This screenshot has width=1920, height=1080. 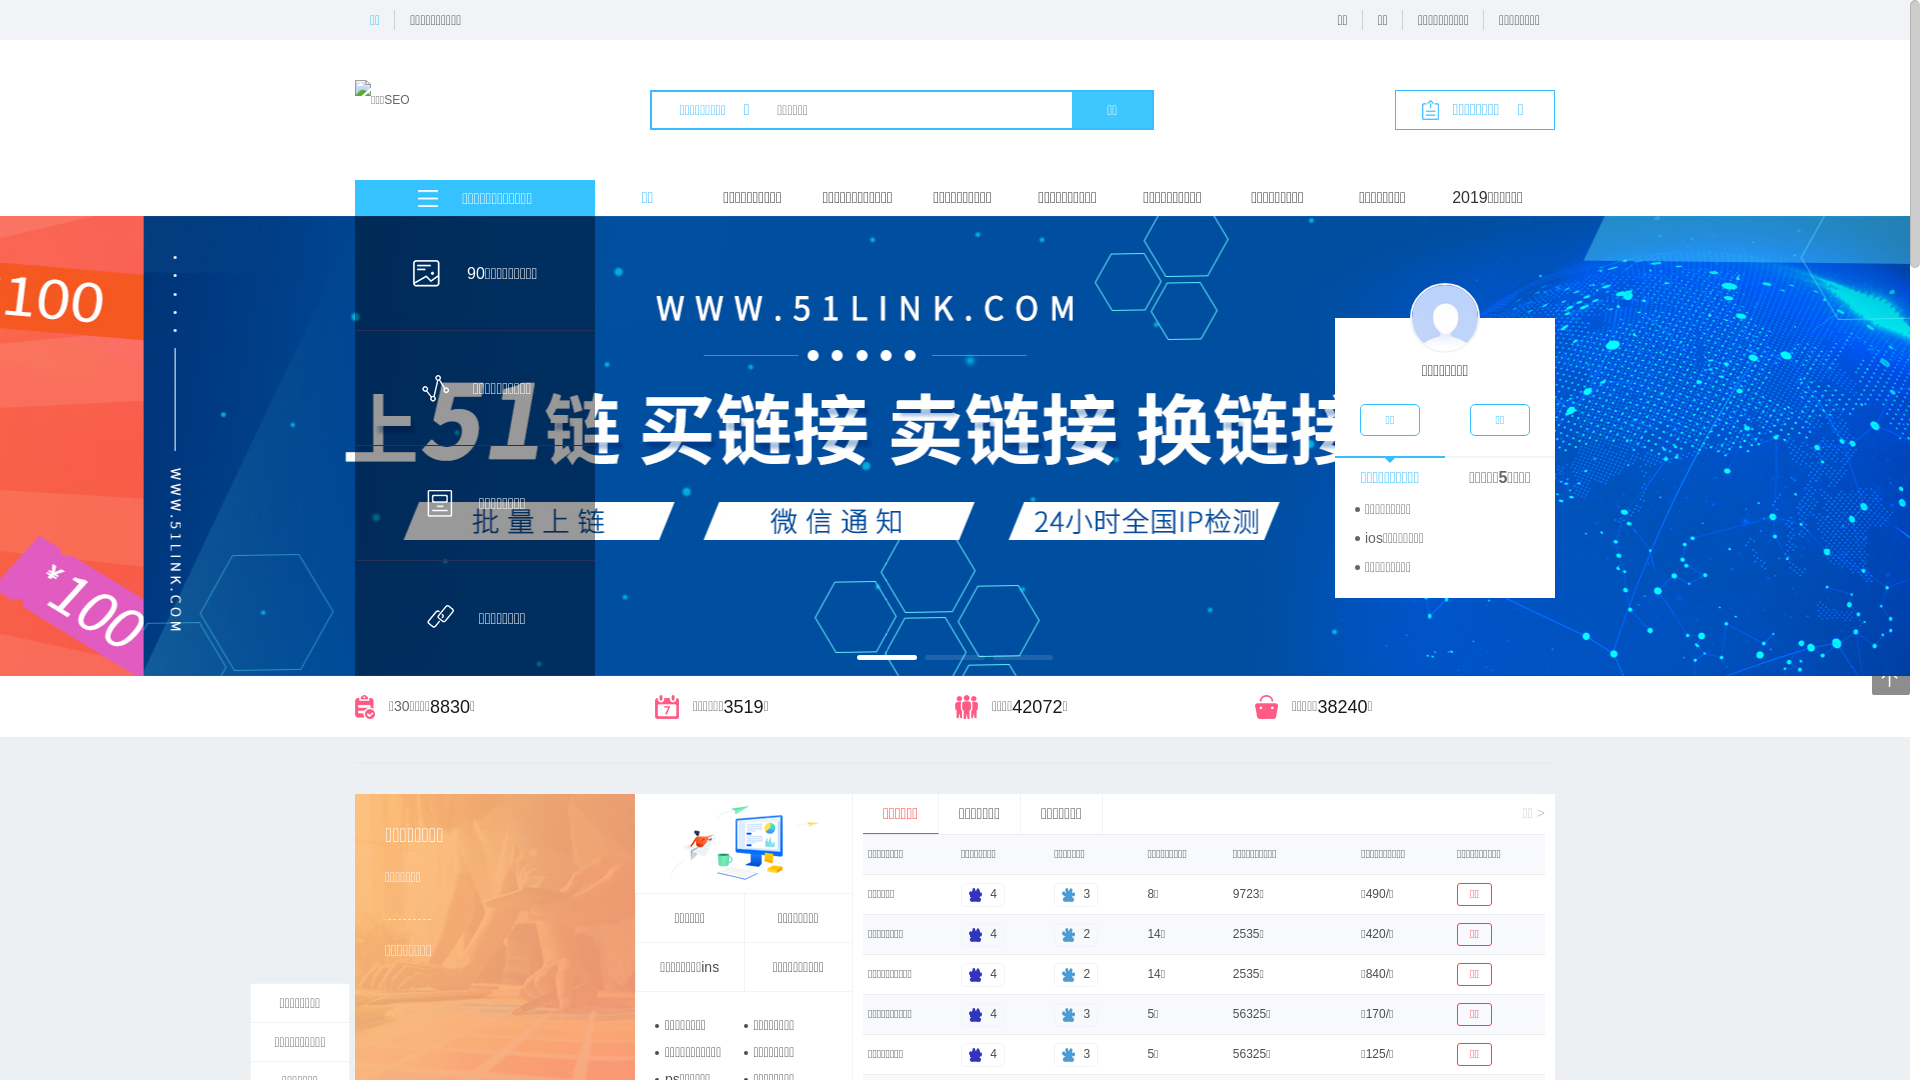 I want to click on '4', so click(x=960, y=973).